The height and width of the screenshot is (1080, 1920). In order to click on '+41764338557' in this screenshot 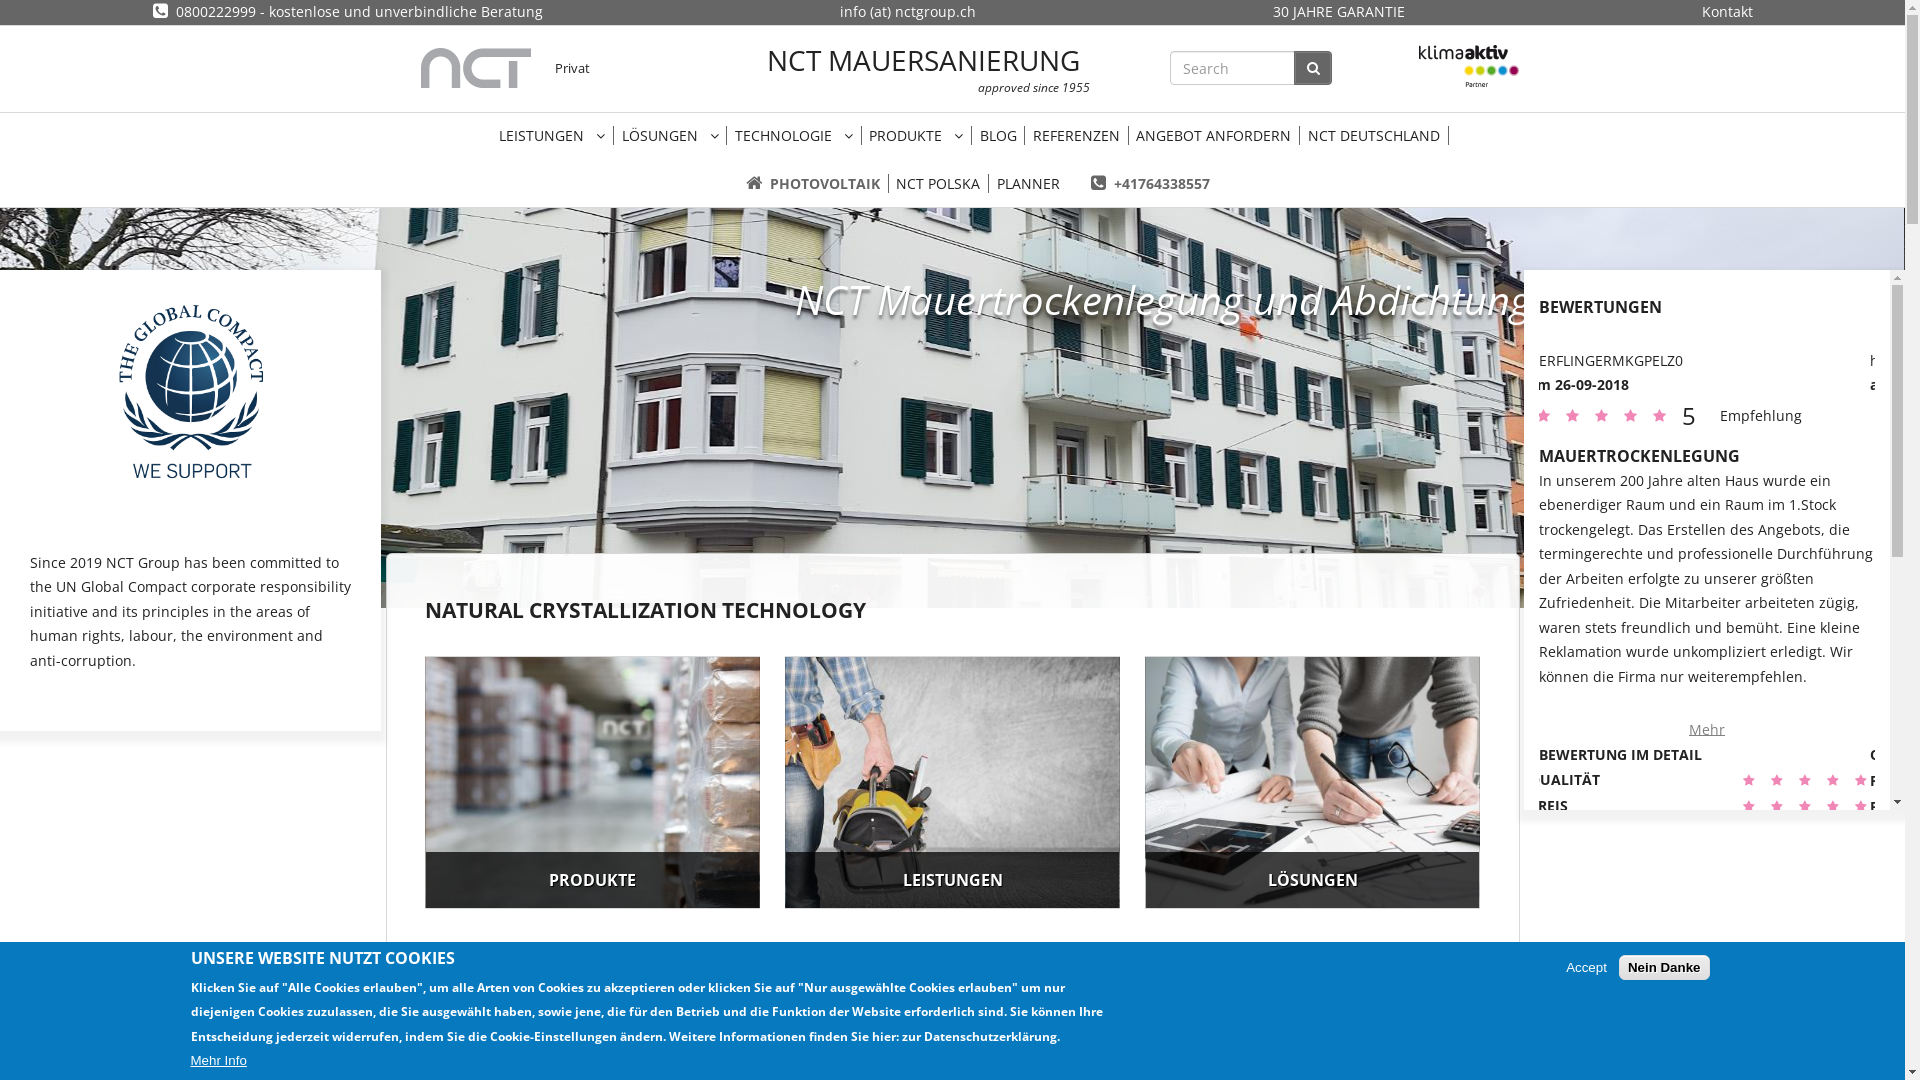, I will do `click(1150, 183)`.